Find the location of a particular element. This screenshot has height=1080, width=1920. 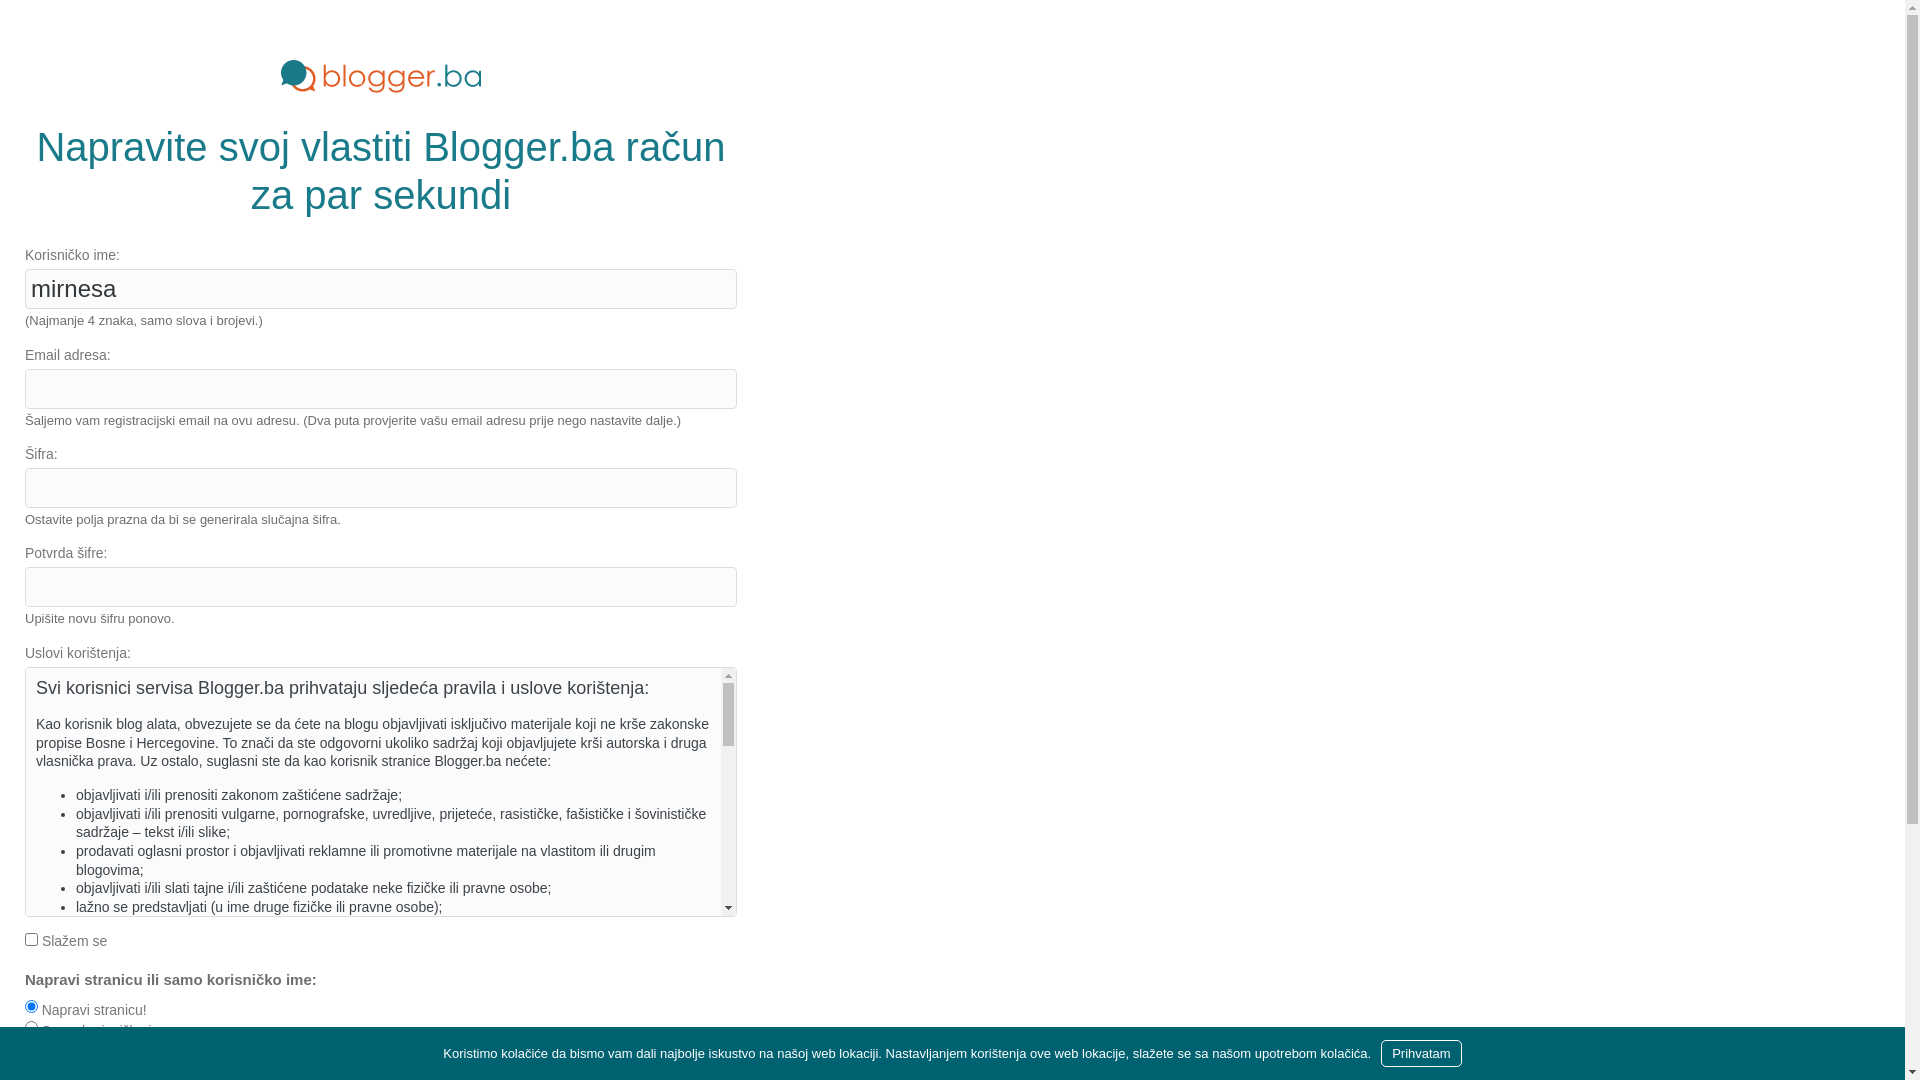

'Prihvatam' is located at coordinates (1420, 1052).